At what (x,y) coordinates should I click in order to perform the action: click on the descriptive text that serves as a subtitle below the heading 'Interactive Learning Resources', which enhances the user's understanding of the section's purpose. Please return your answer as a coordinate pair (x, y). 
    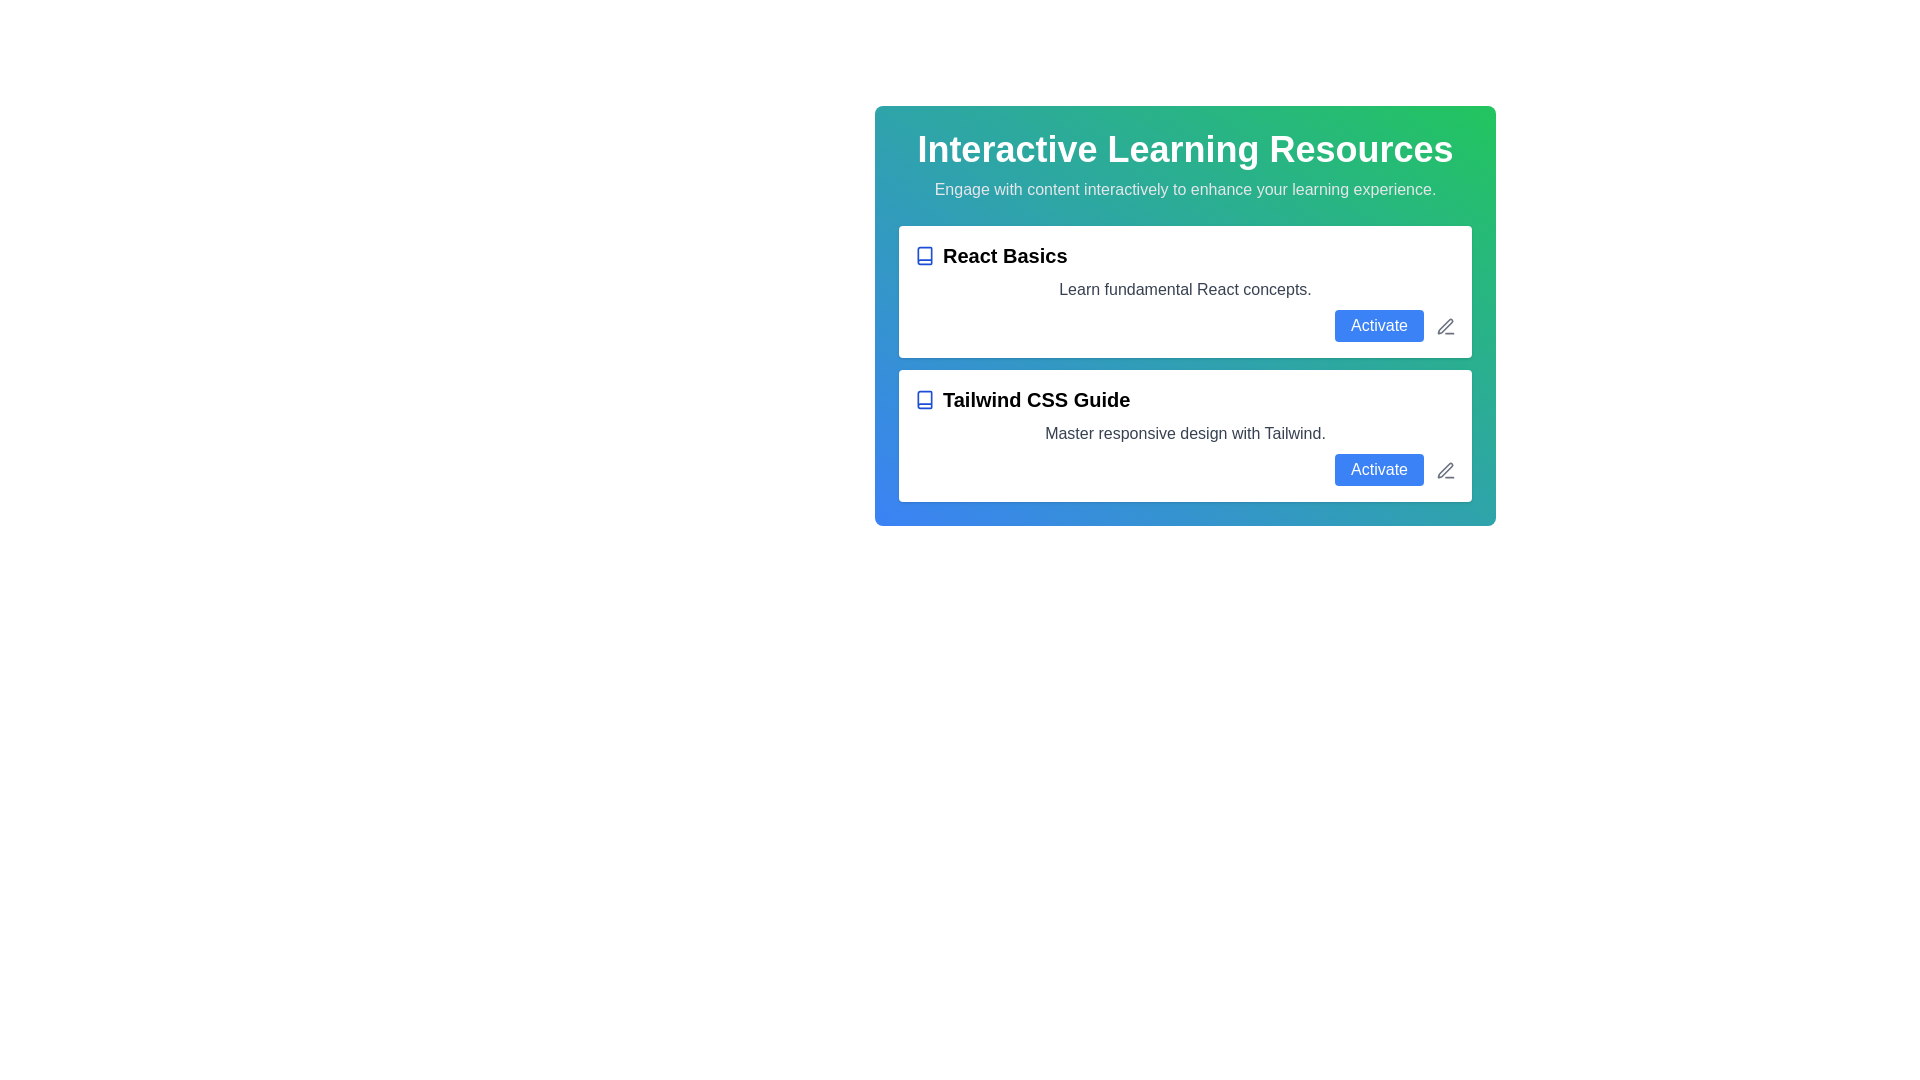
    Looking at the image, I should click on (1185, 189).